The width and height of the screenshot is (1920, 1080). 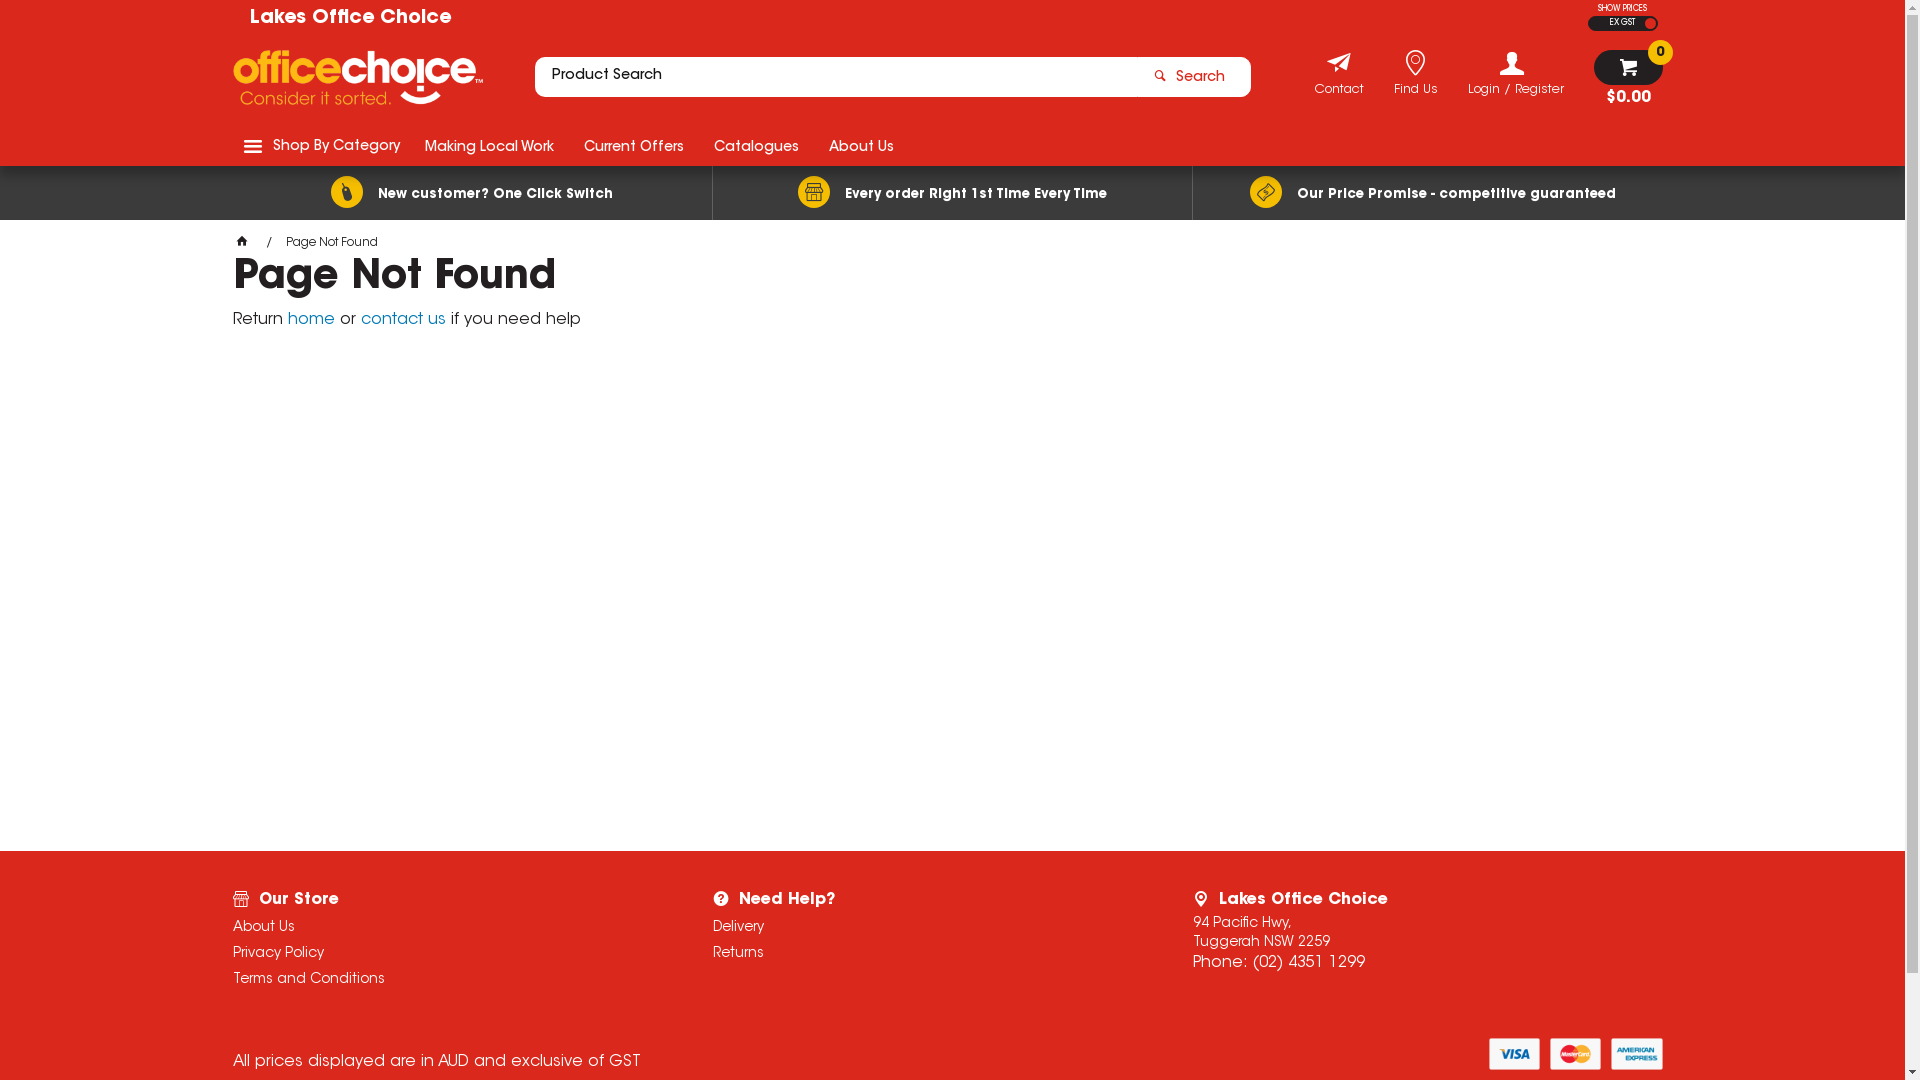 I want to click on 'contact us', so click(x=401, y=319).